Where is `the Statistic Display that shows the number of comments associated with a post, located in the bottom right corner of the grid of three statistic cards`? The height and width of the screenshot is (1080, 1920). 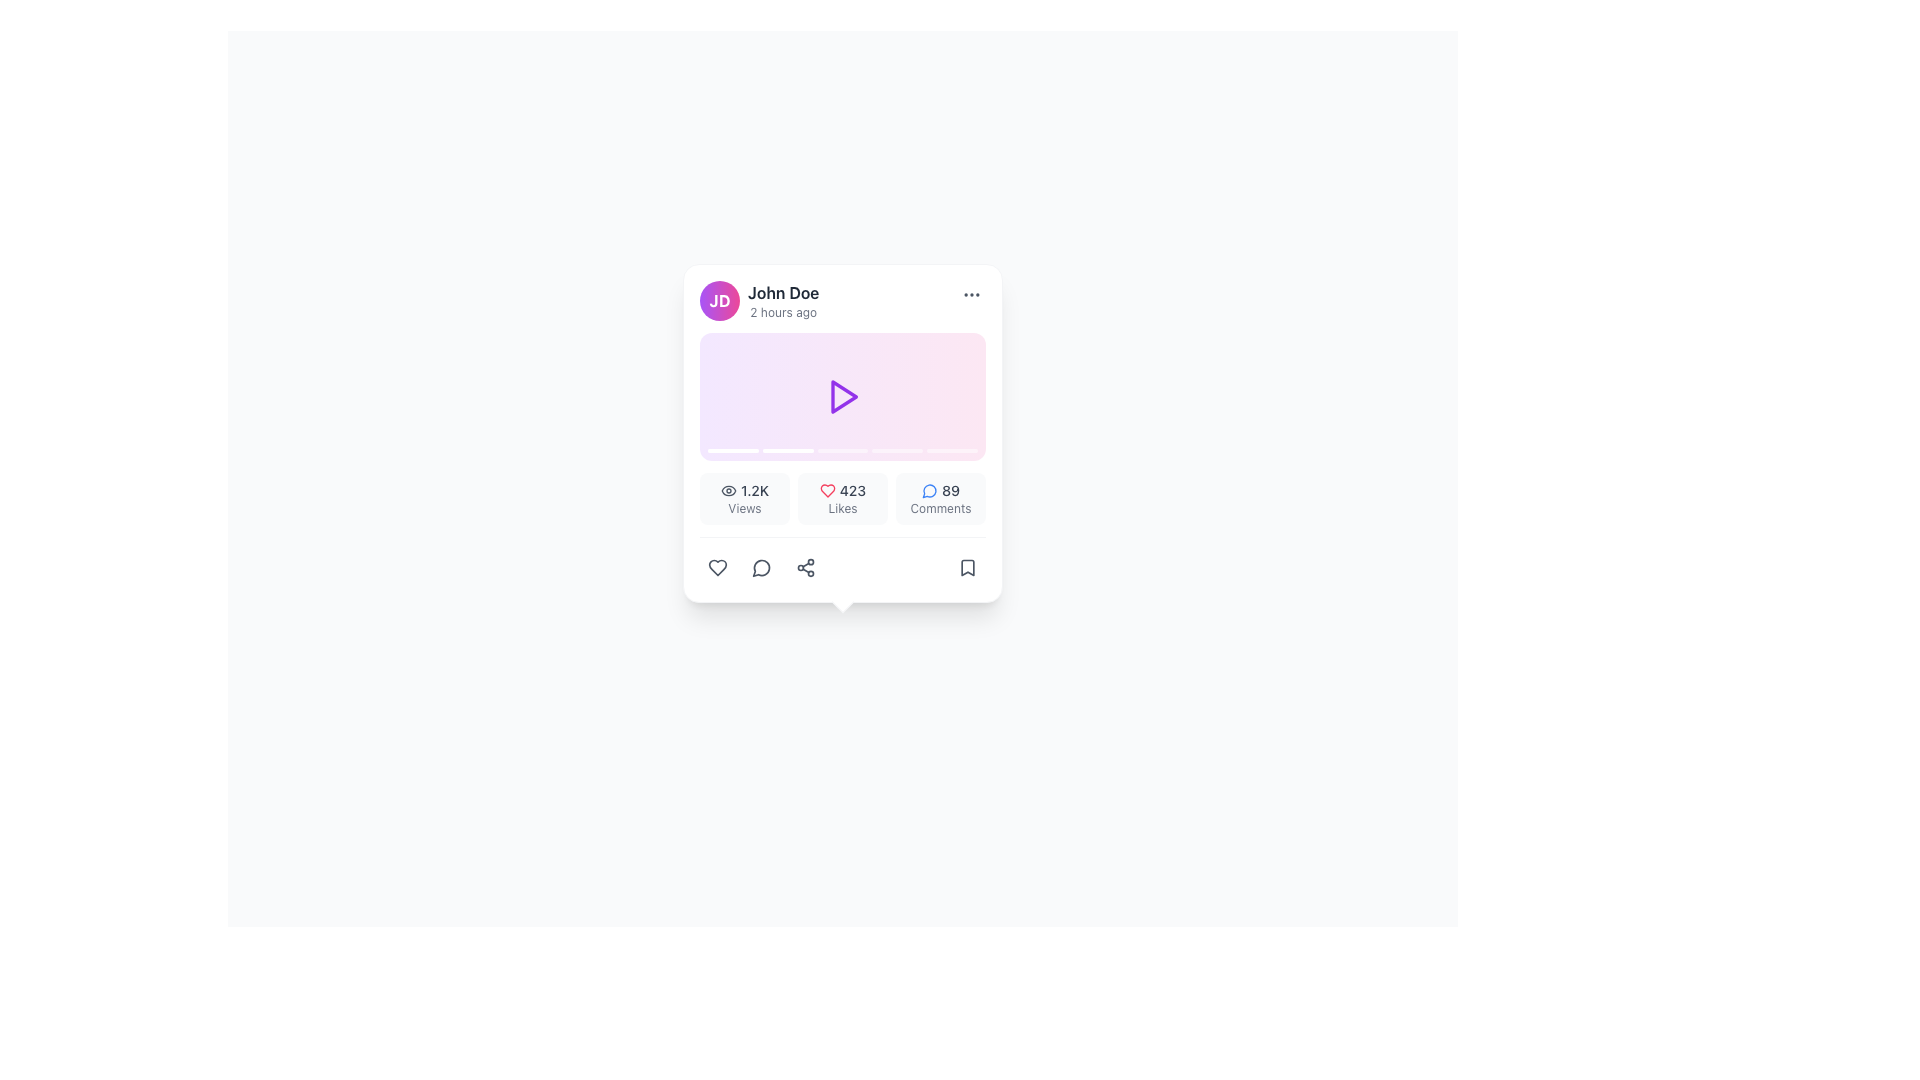 the Statistic Display that shows the number of comments associated with a post, located in the bottom right corner of the grid of three statistic cards is located at coordinates (939, 497).